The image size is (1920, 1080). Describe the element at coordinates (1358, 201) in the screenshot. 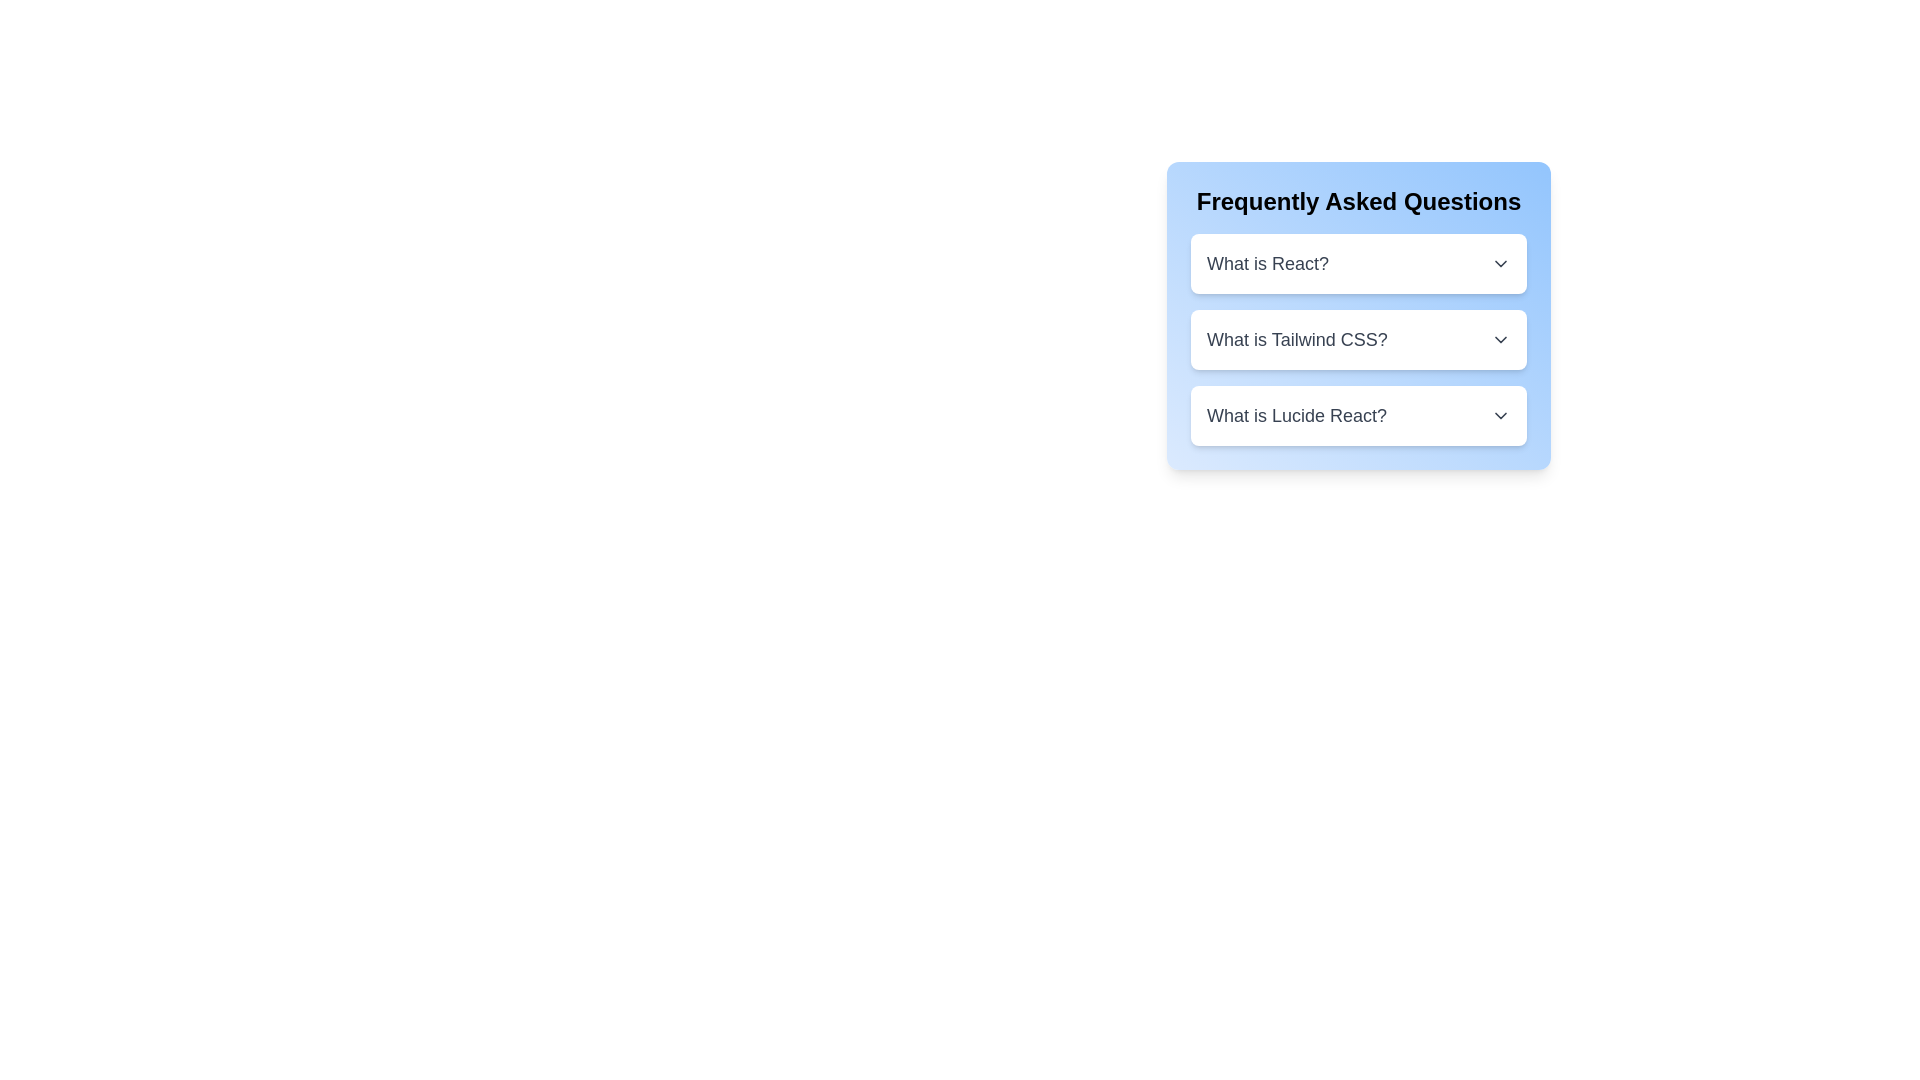

I see `the prominently styled heading displaying 'Frequently Asked Questions' by moving the cursor to its center position` at that location.